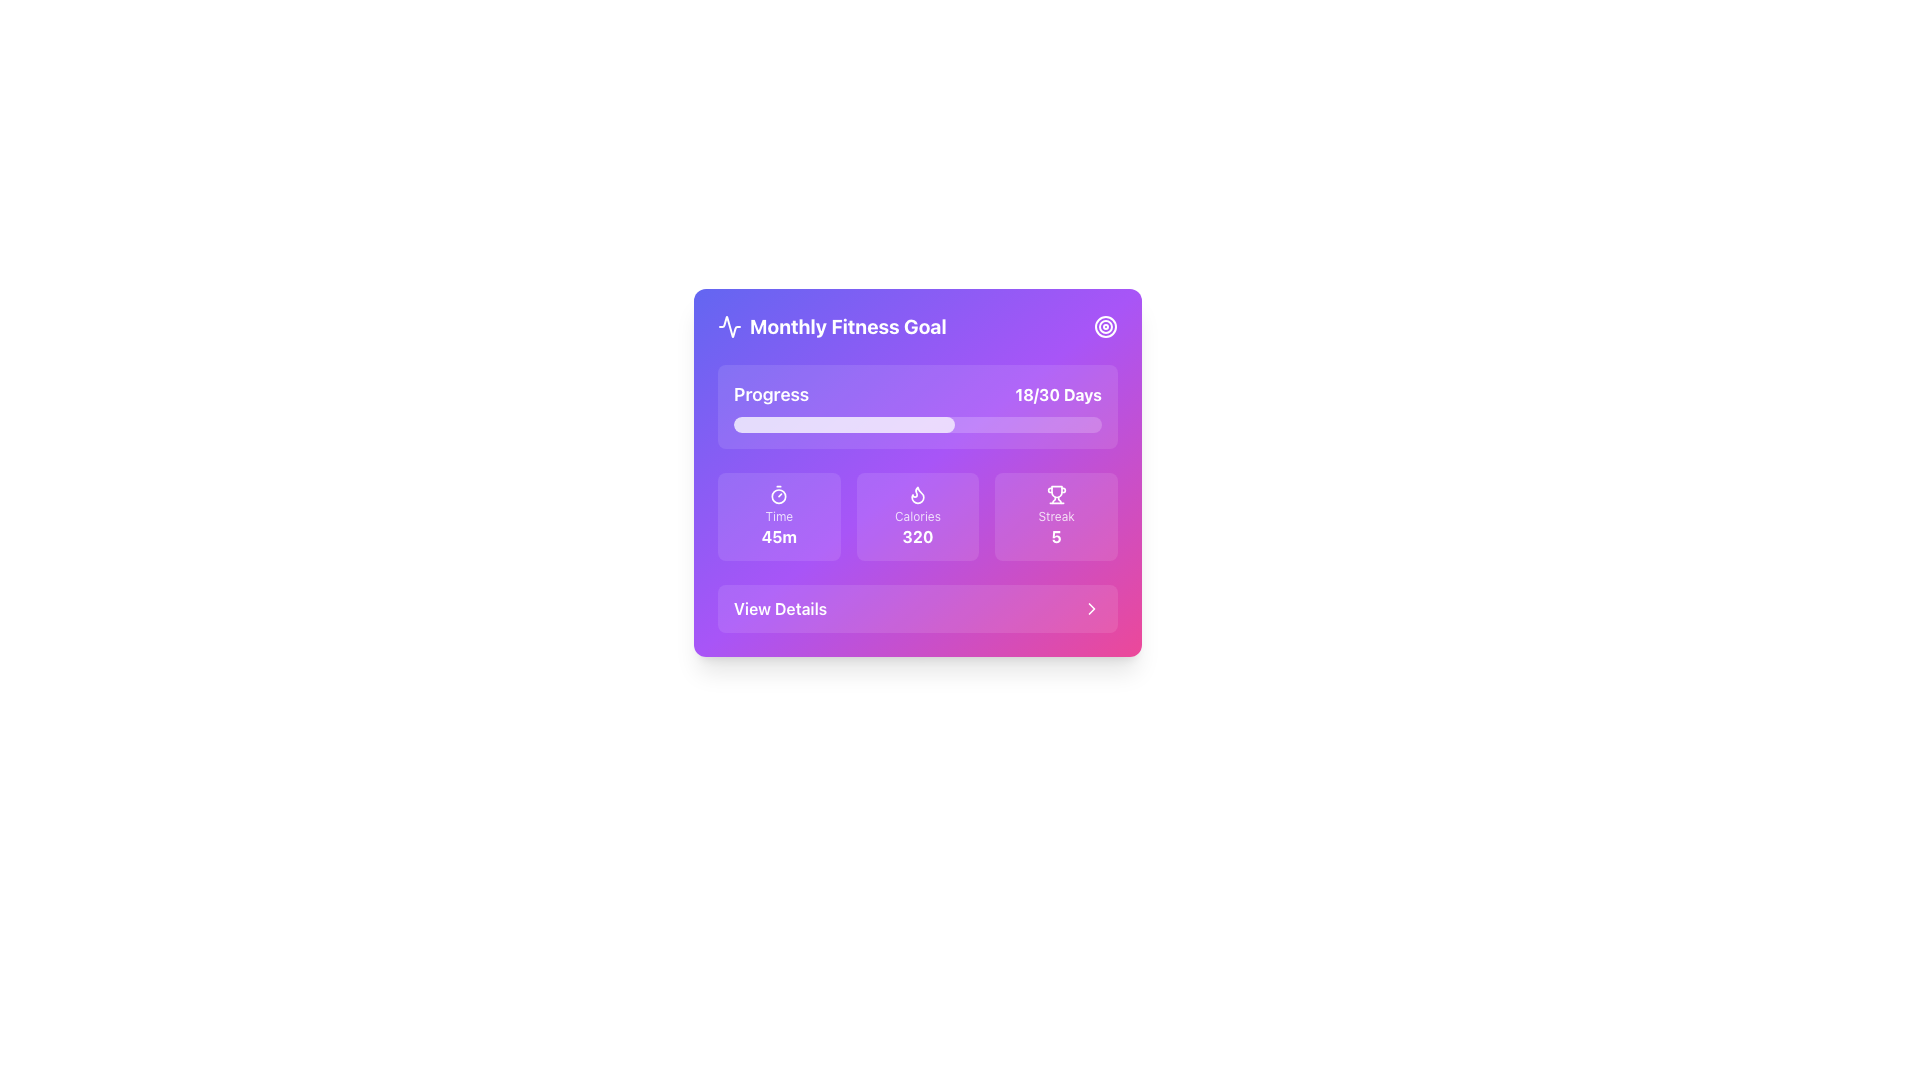  Describe the element at coordinates (916, 608) in the screenshot. I see `the 'View Details' button with a gradient background located at the bottom of the 'Monthly Fitness Goal' card` at that location.